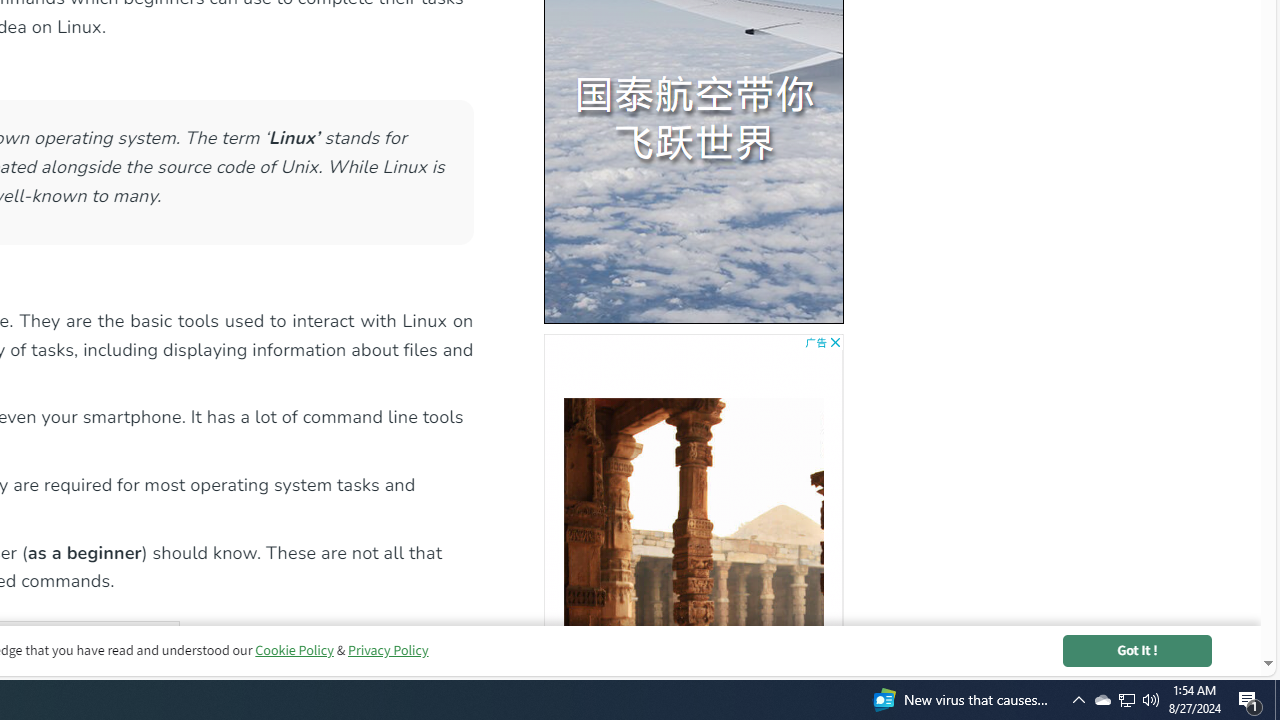  What do you see at coordinates (693, 503) in the screenshot?
I see `'AutomationID: bg5'` at bounding box center [693, 503].